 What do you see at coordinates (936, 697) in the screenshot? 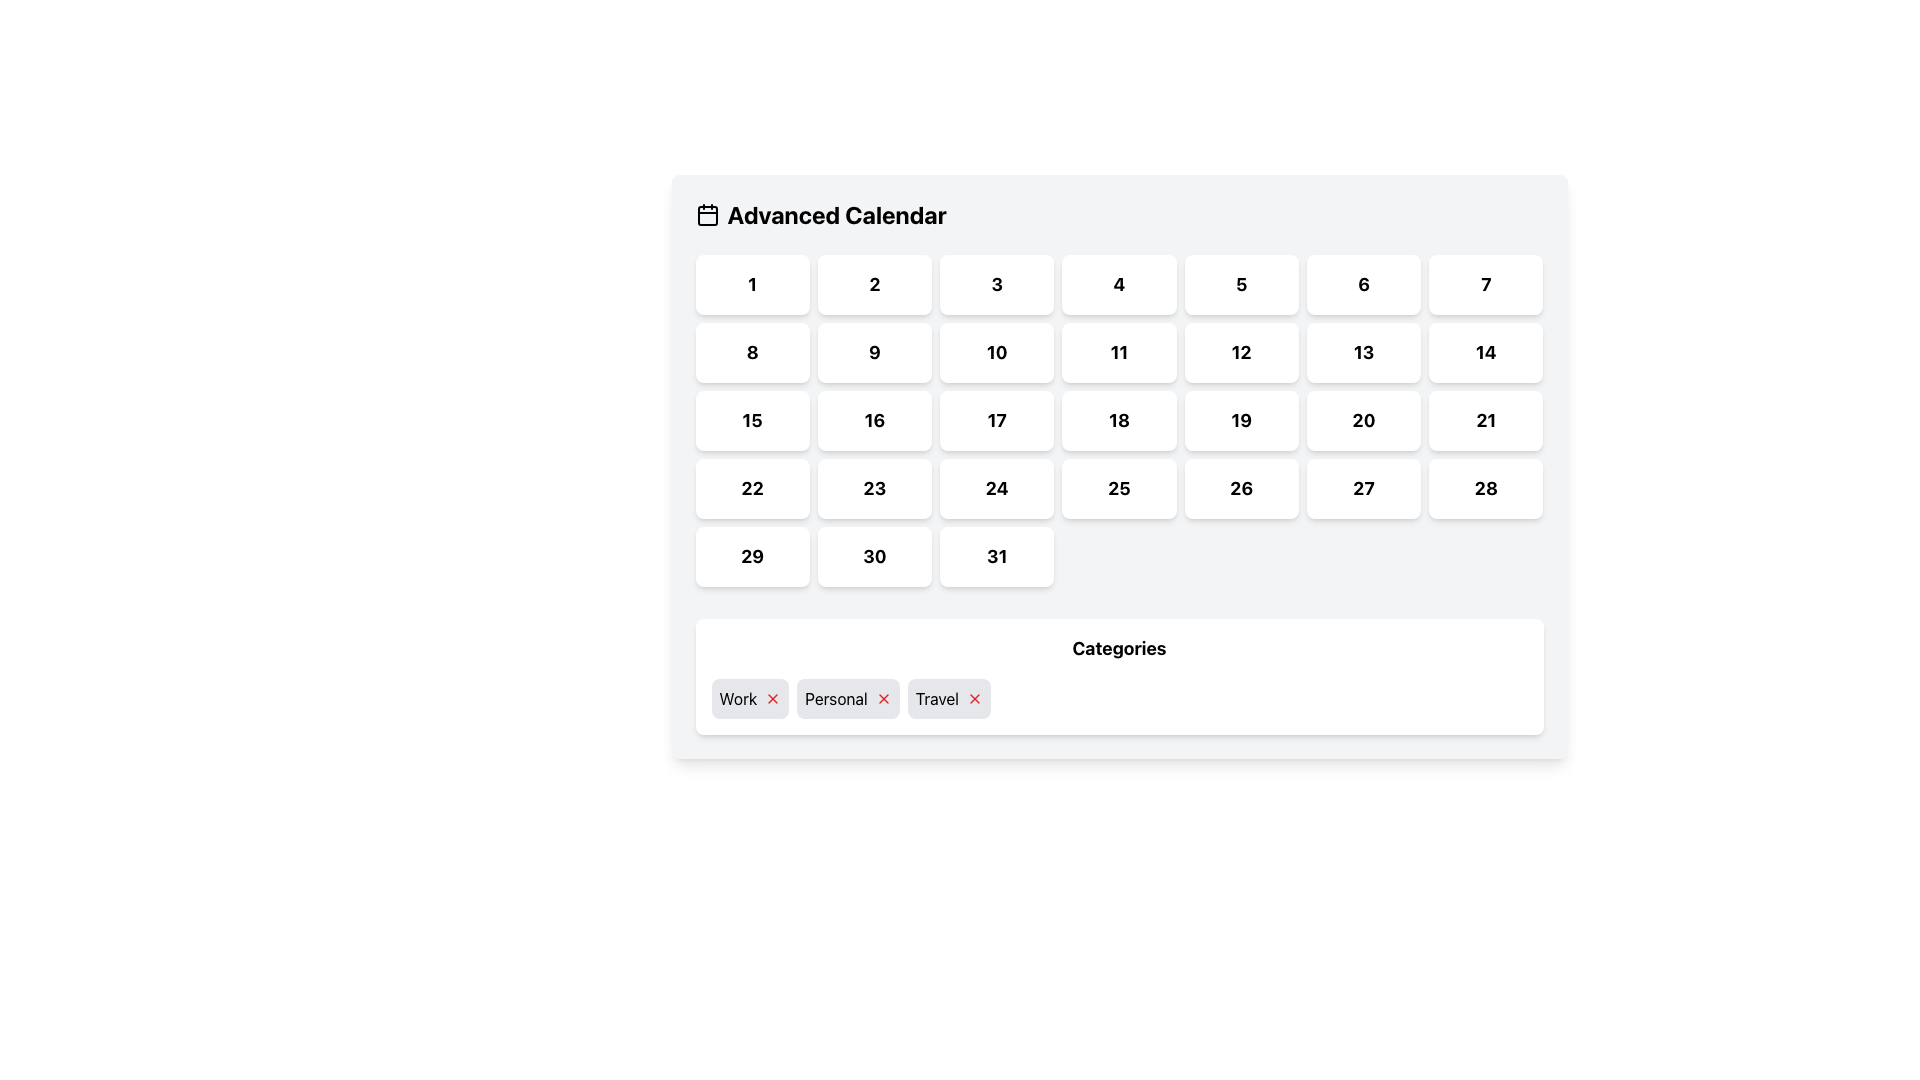
I see `the 'Travel' category text label in the 'Categories' section` at bounding box center [936, 697].